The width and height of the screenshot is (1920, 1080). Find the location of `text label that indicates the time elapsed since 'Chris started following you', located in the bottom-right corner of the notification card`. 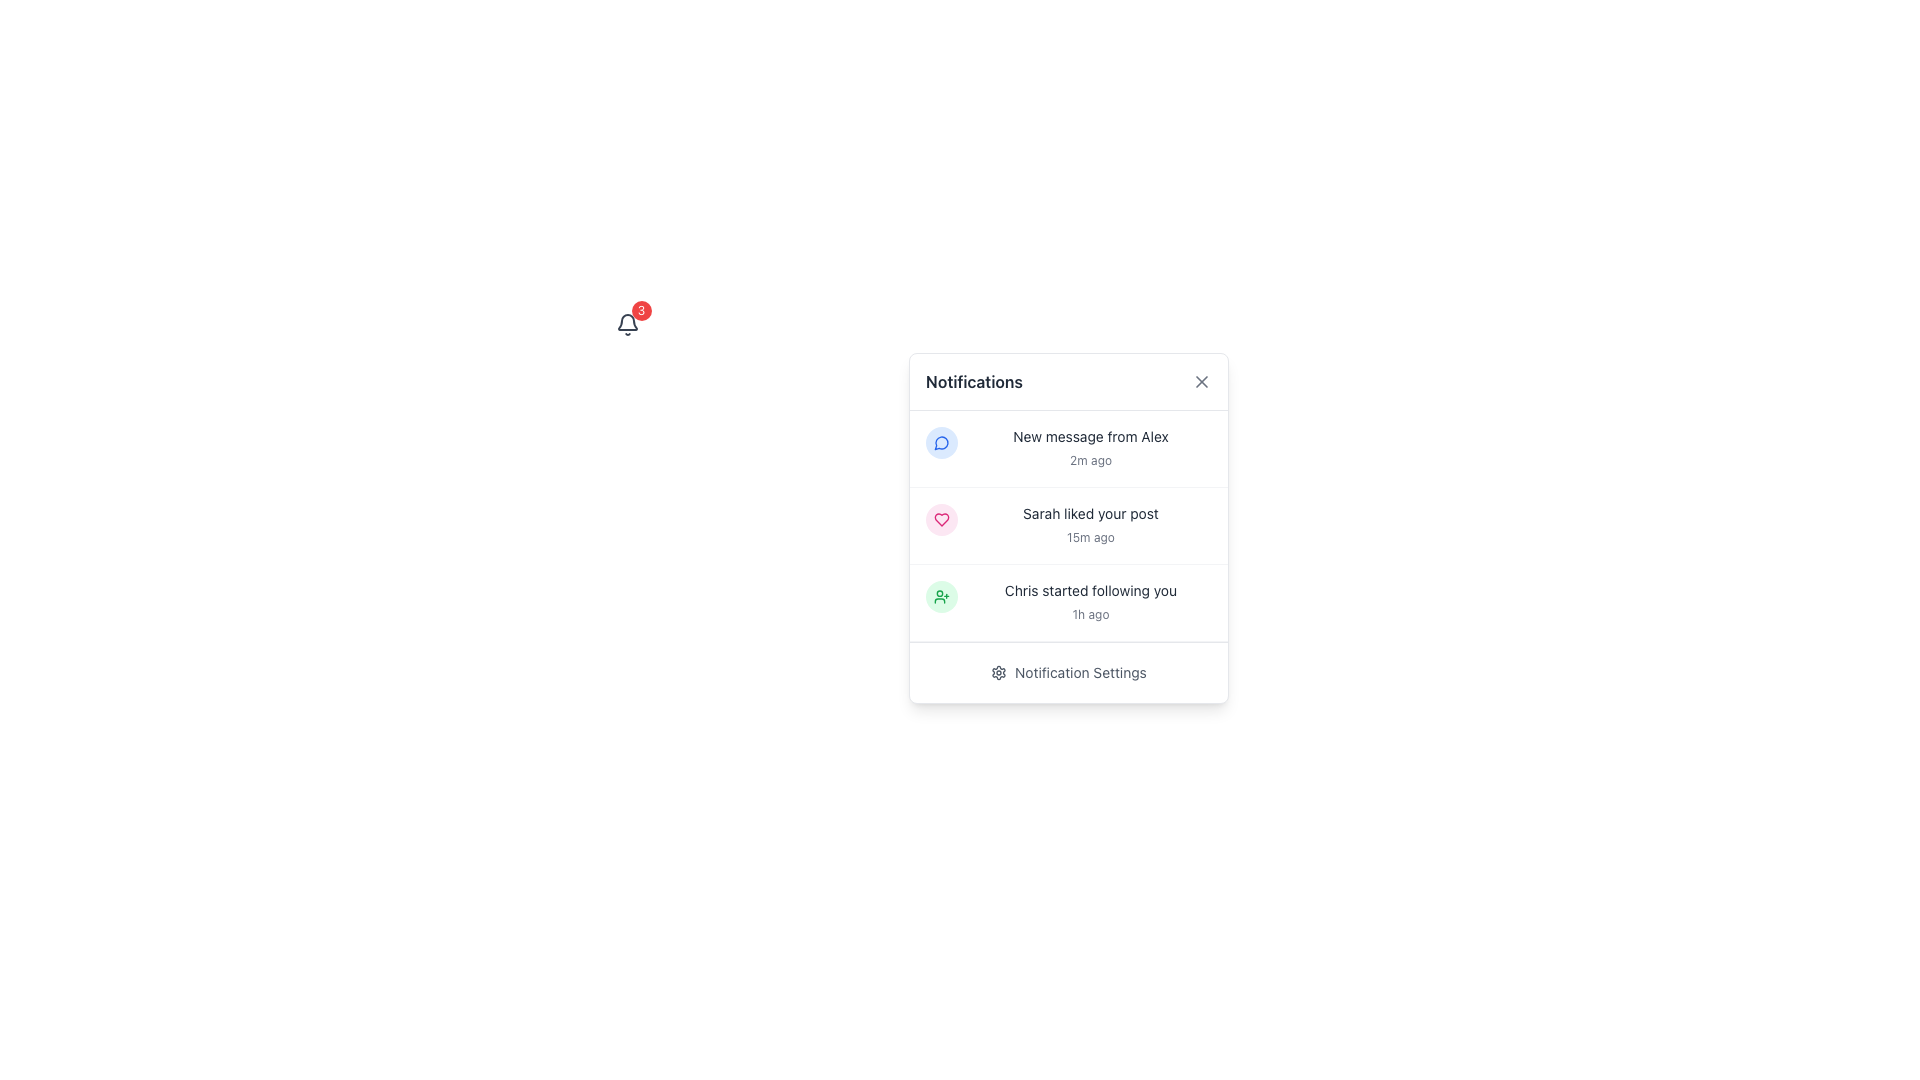

text label that indicates the time elapsed since 'Chris started following you', located in the bottom-right corner of the notification card is located at coordinates (1089, 613).